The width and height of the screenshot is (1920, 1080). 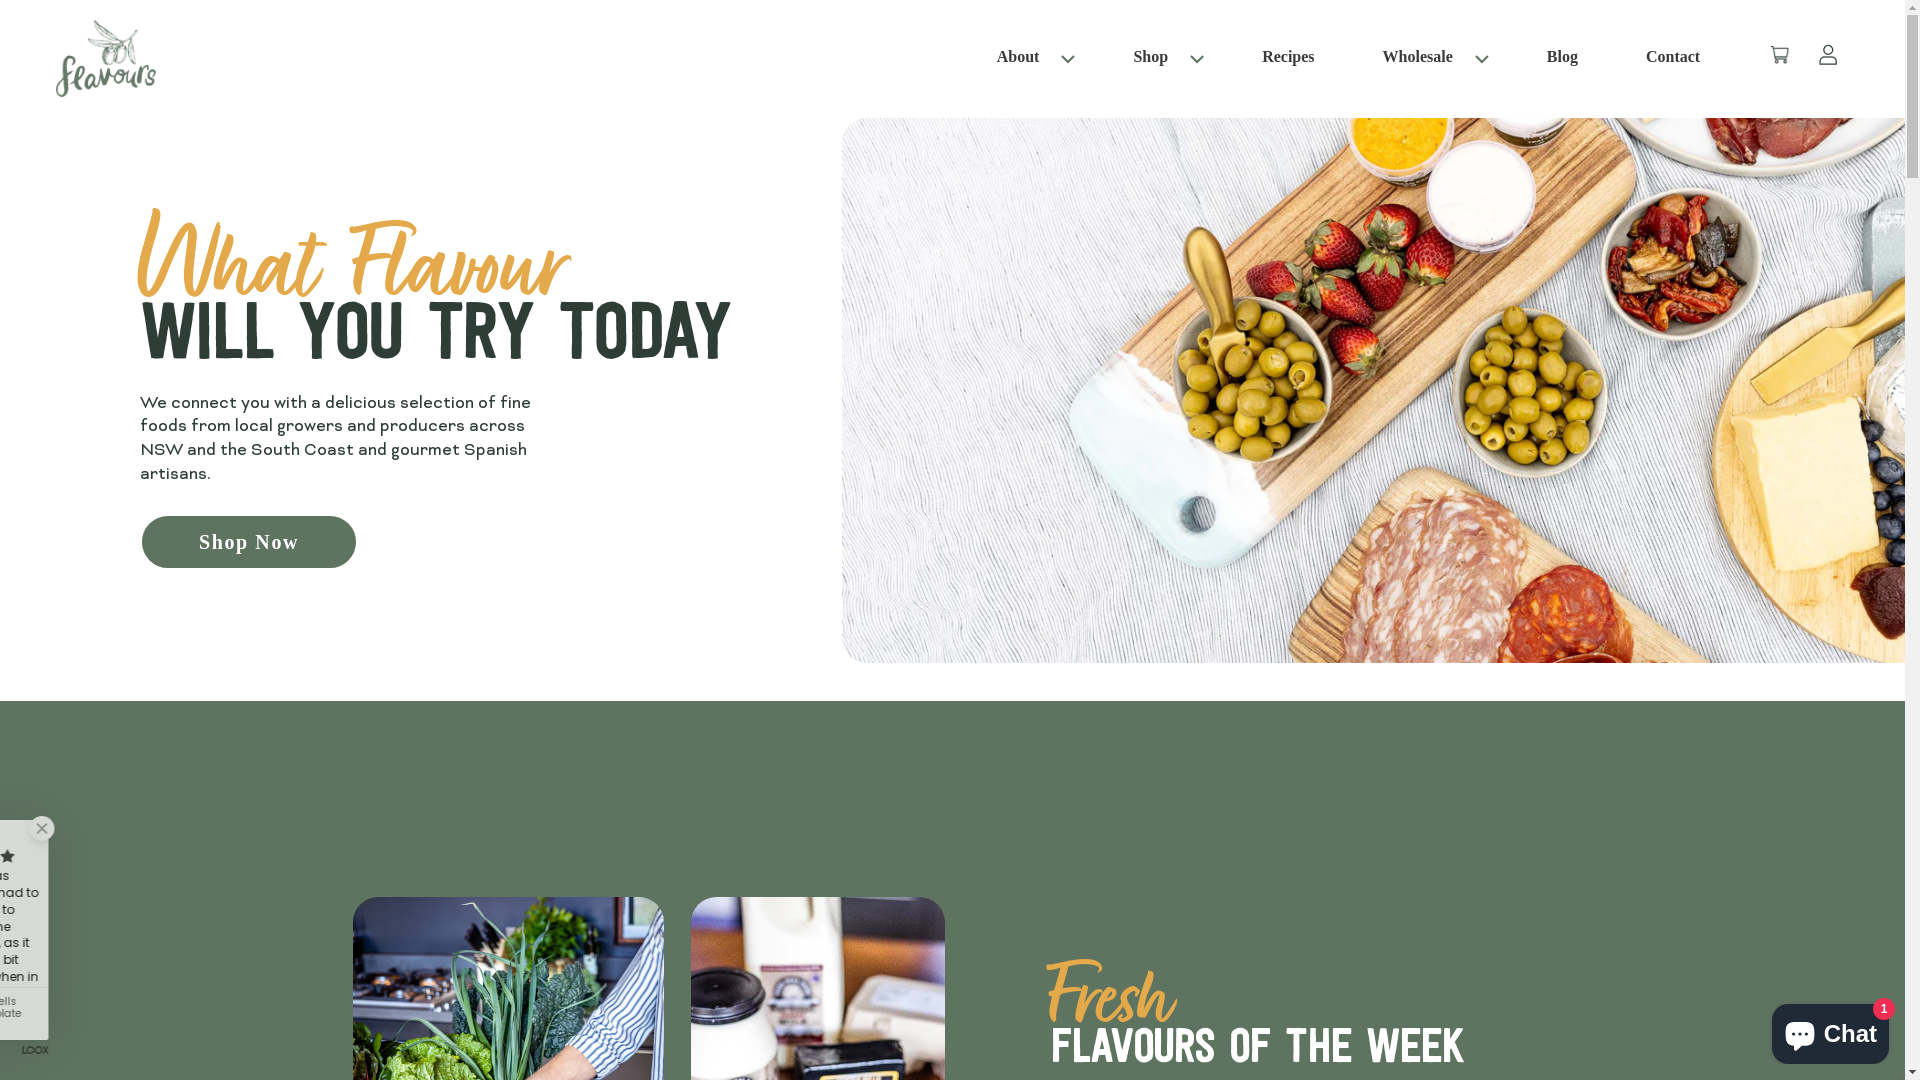 I want to click on 'Contact', so click(x=1636, y=57).